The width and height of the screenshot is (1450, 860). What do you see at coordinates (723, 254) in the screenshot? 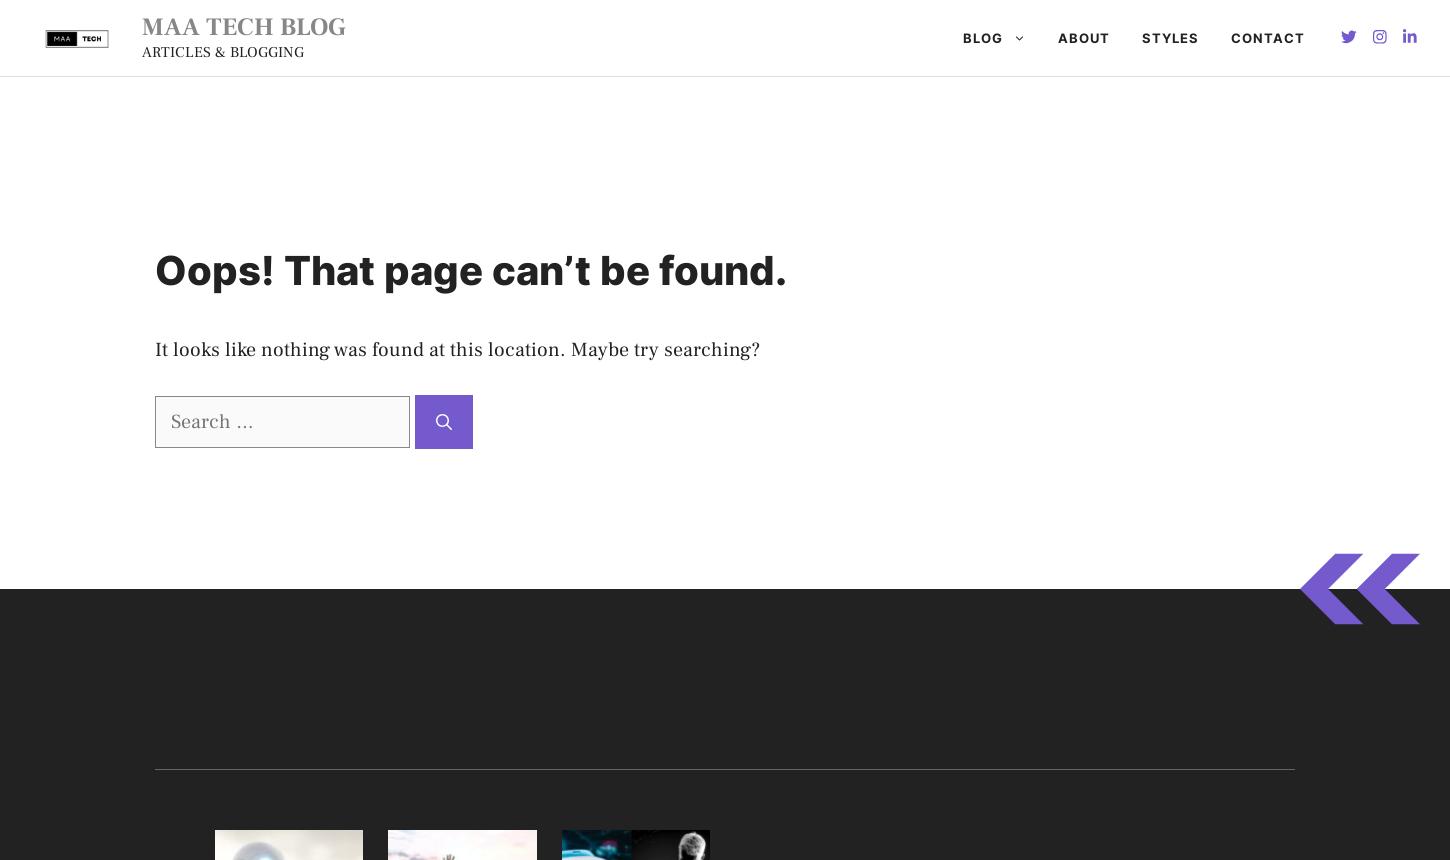
I see `'Culture'` at bounding box center [723, 254].